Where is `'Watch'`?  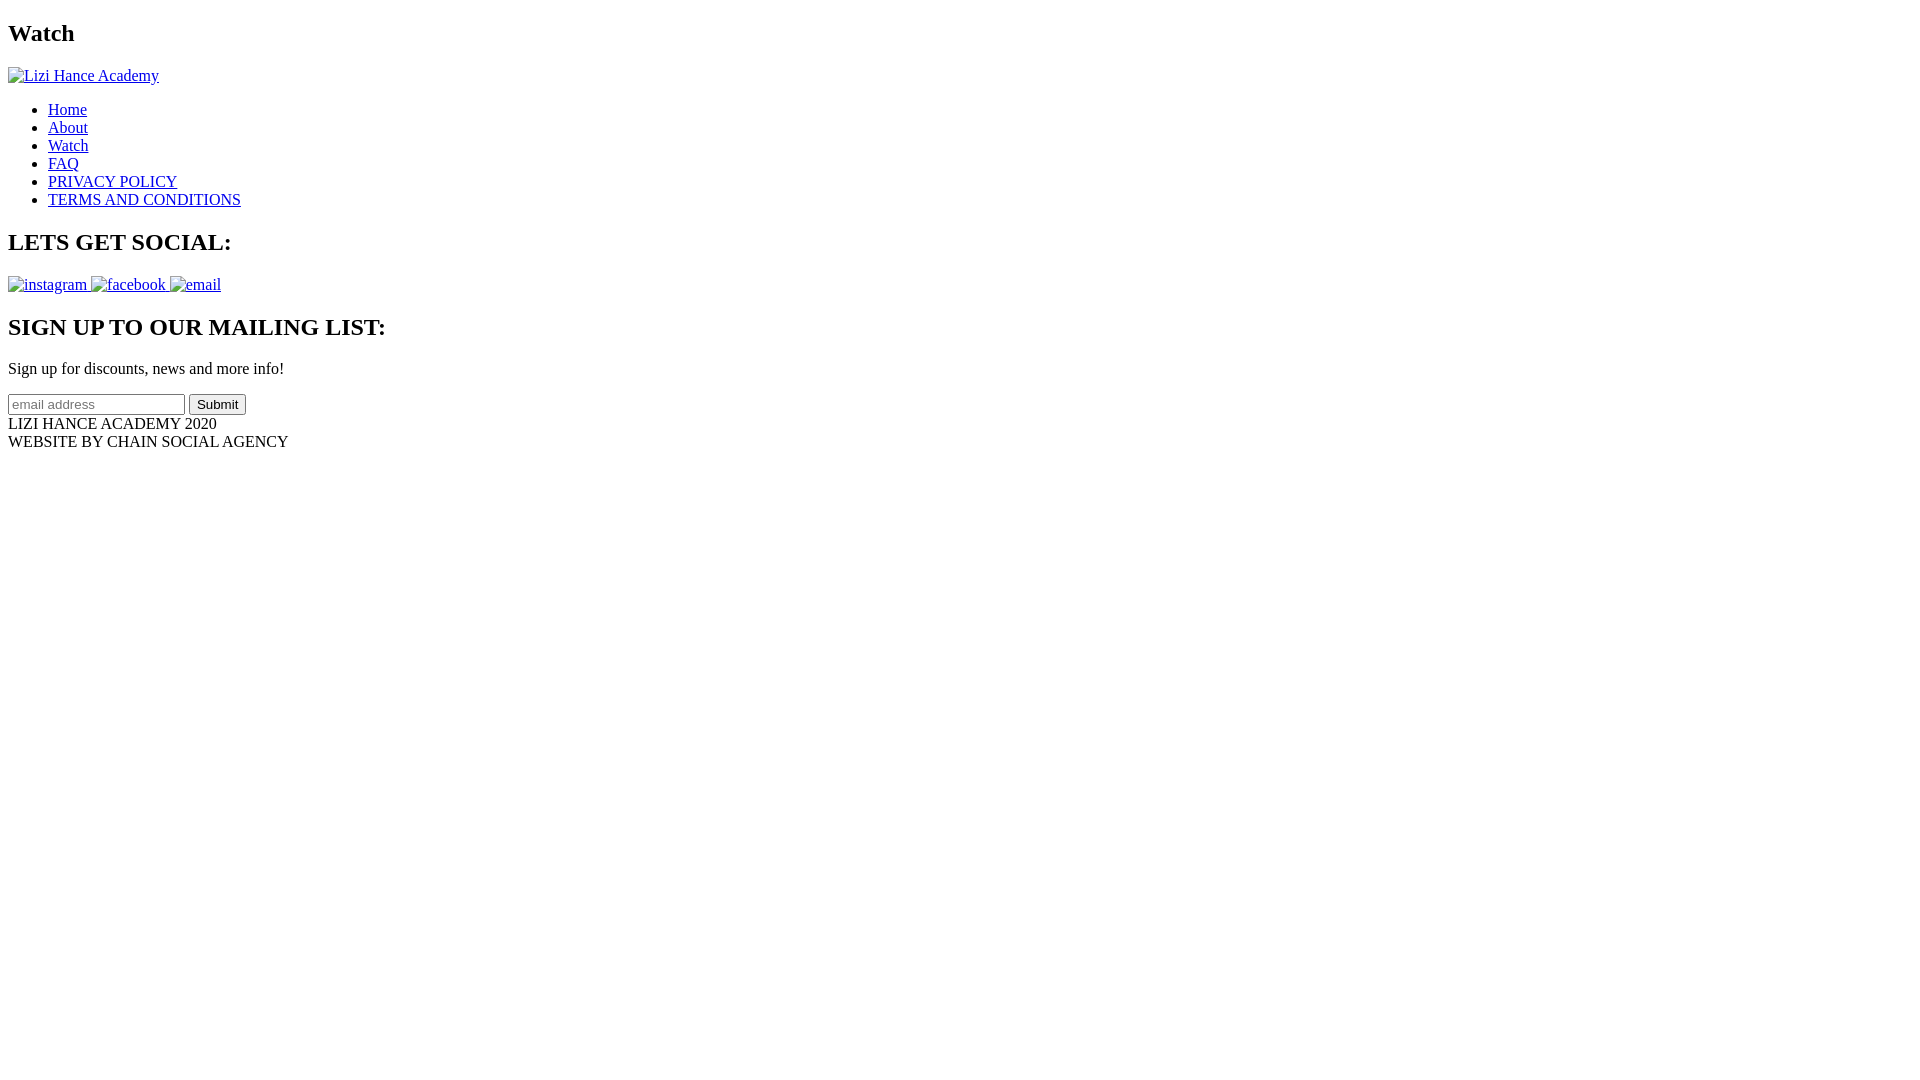
'Watch' is located at coordinates (48, 144).